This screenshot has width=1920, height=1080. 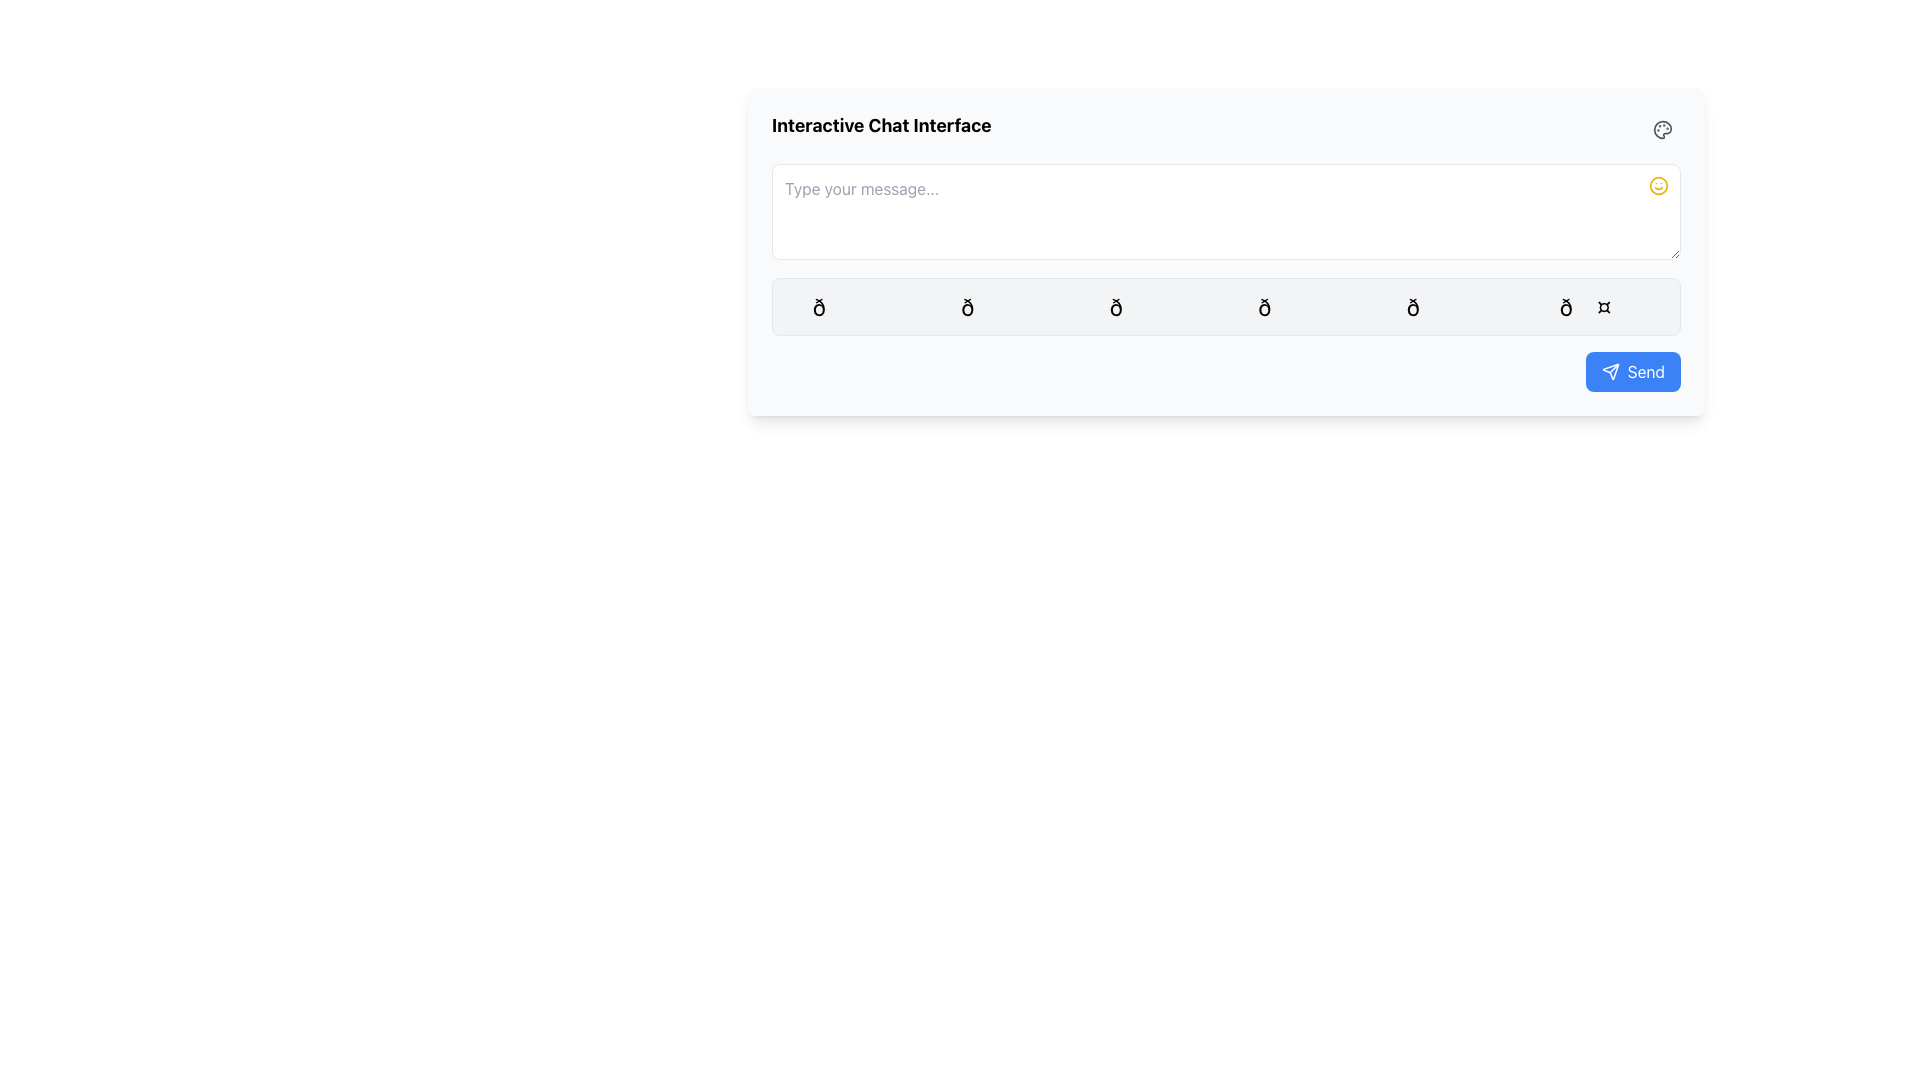 What do you see at coordinates (1449, 307) in the screenshot?
I see `the fifth emoji button in the horizontal group of six stylized emoji icons` at bounding box center [1449, 307].